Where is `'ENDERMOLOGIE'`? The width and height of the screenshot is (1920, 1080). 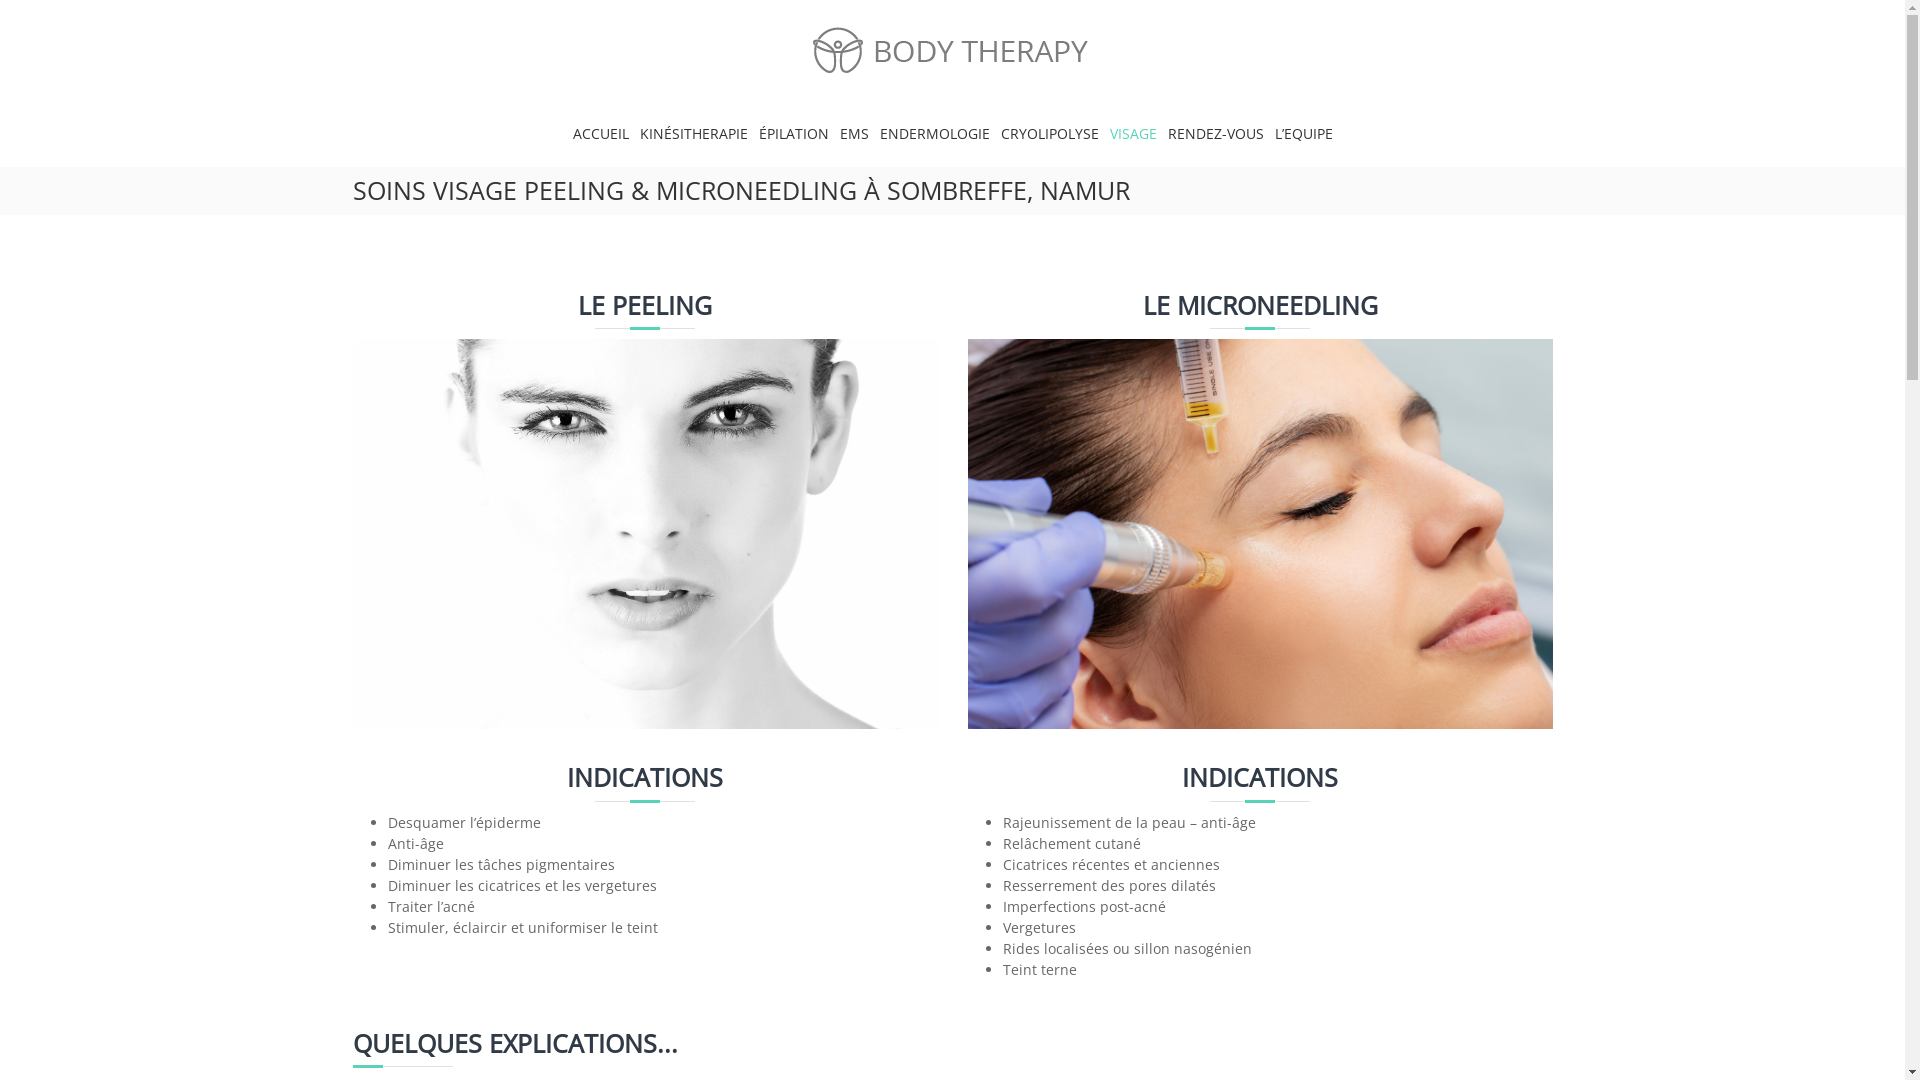
'ENDERMOLOGIE' is located at coordinates (934, 133).